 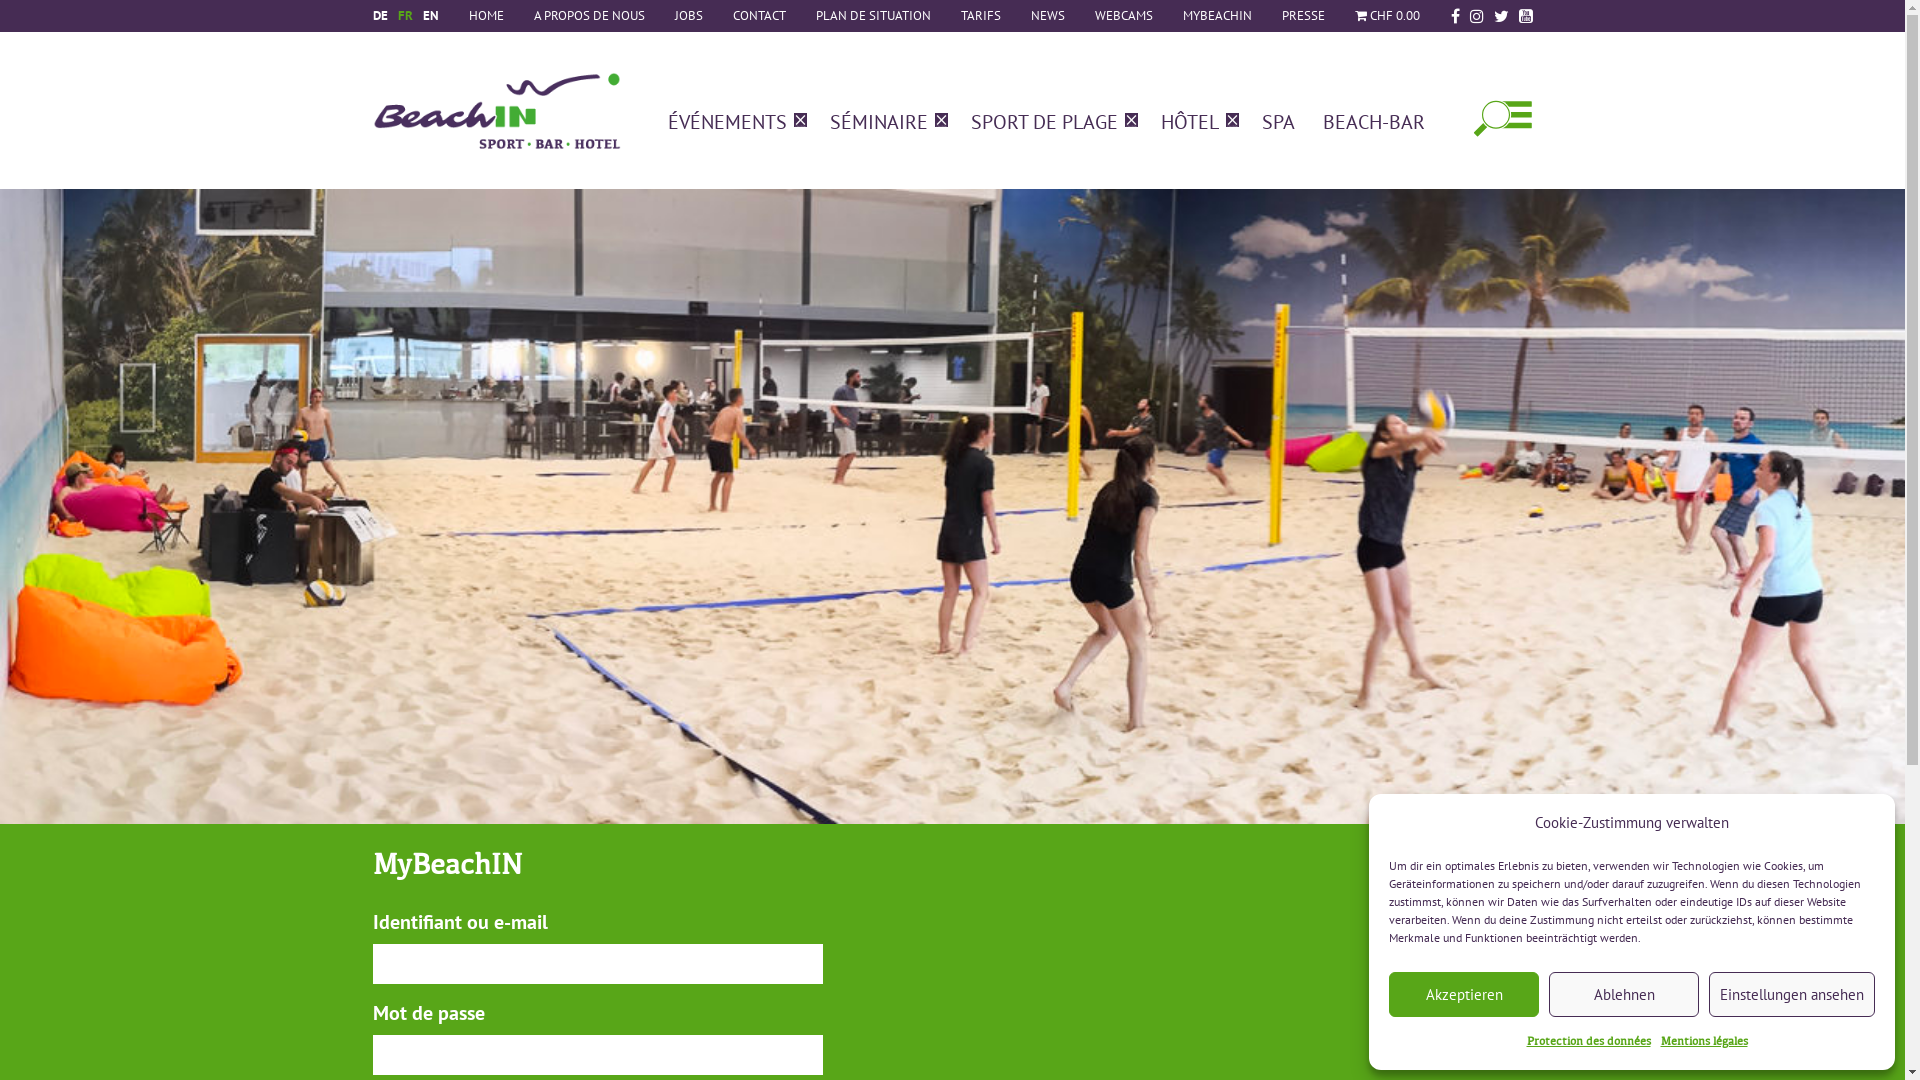 I want to click on 'EN', so click(x=430, y=15).